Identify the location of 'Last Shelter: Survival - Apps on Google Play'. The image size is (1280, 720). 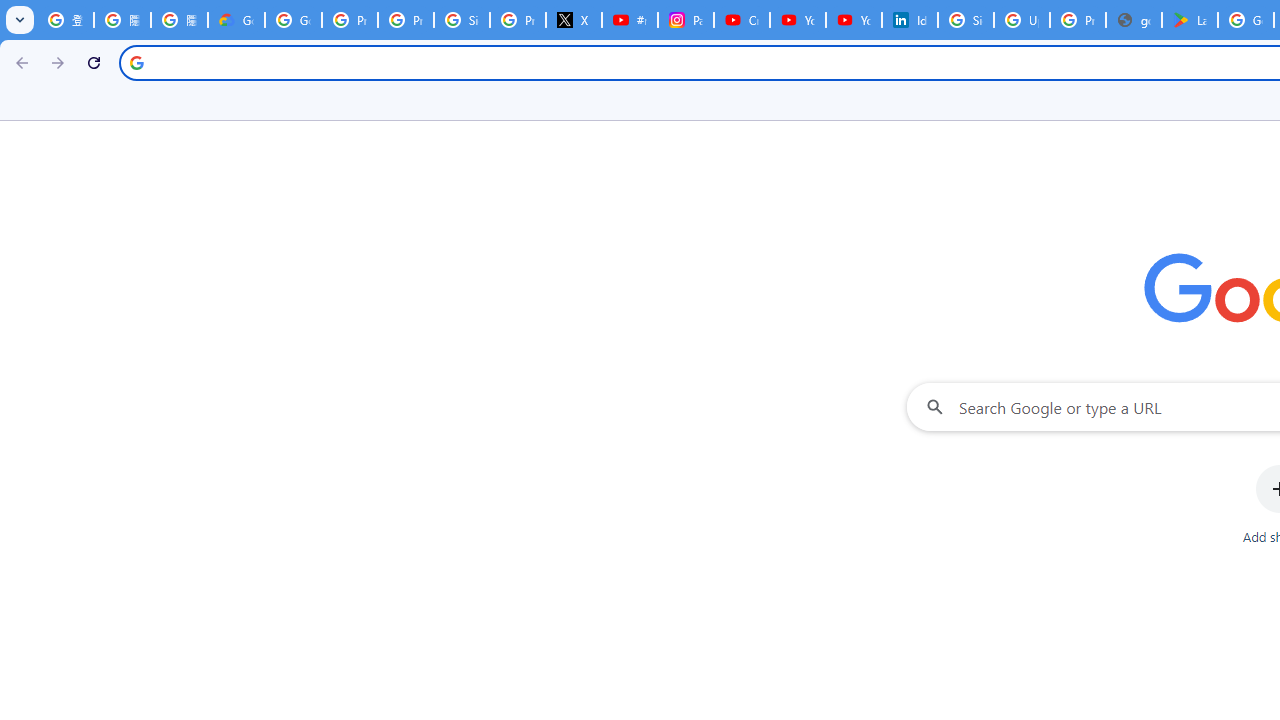
(1190, 20).